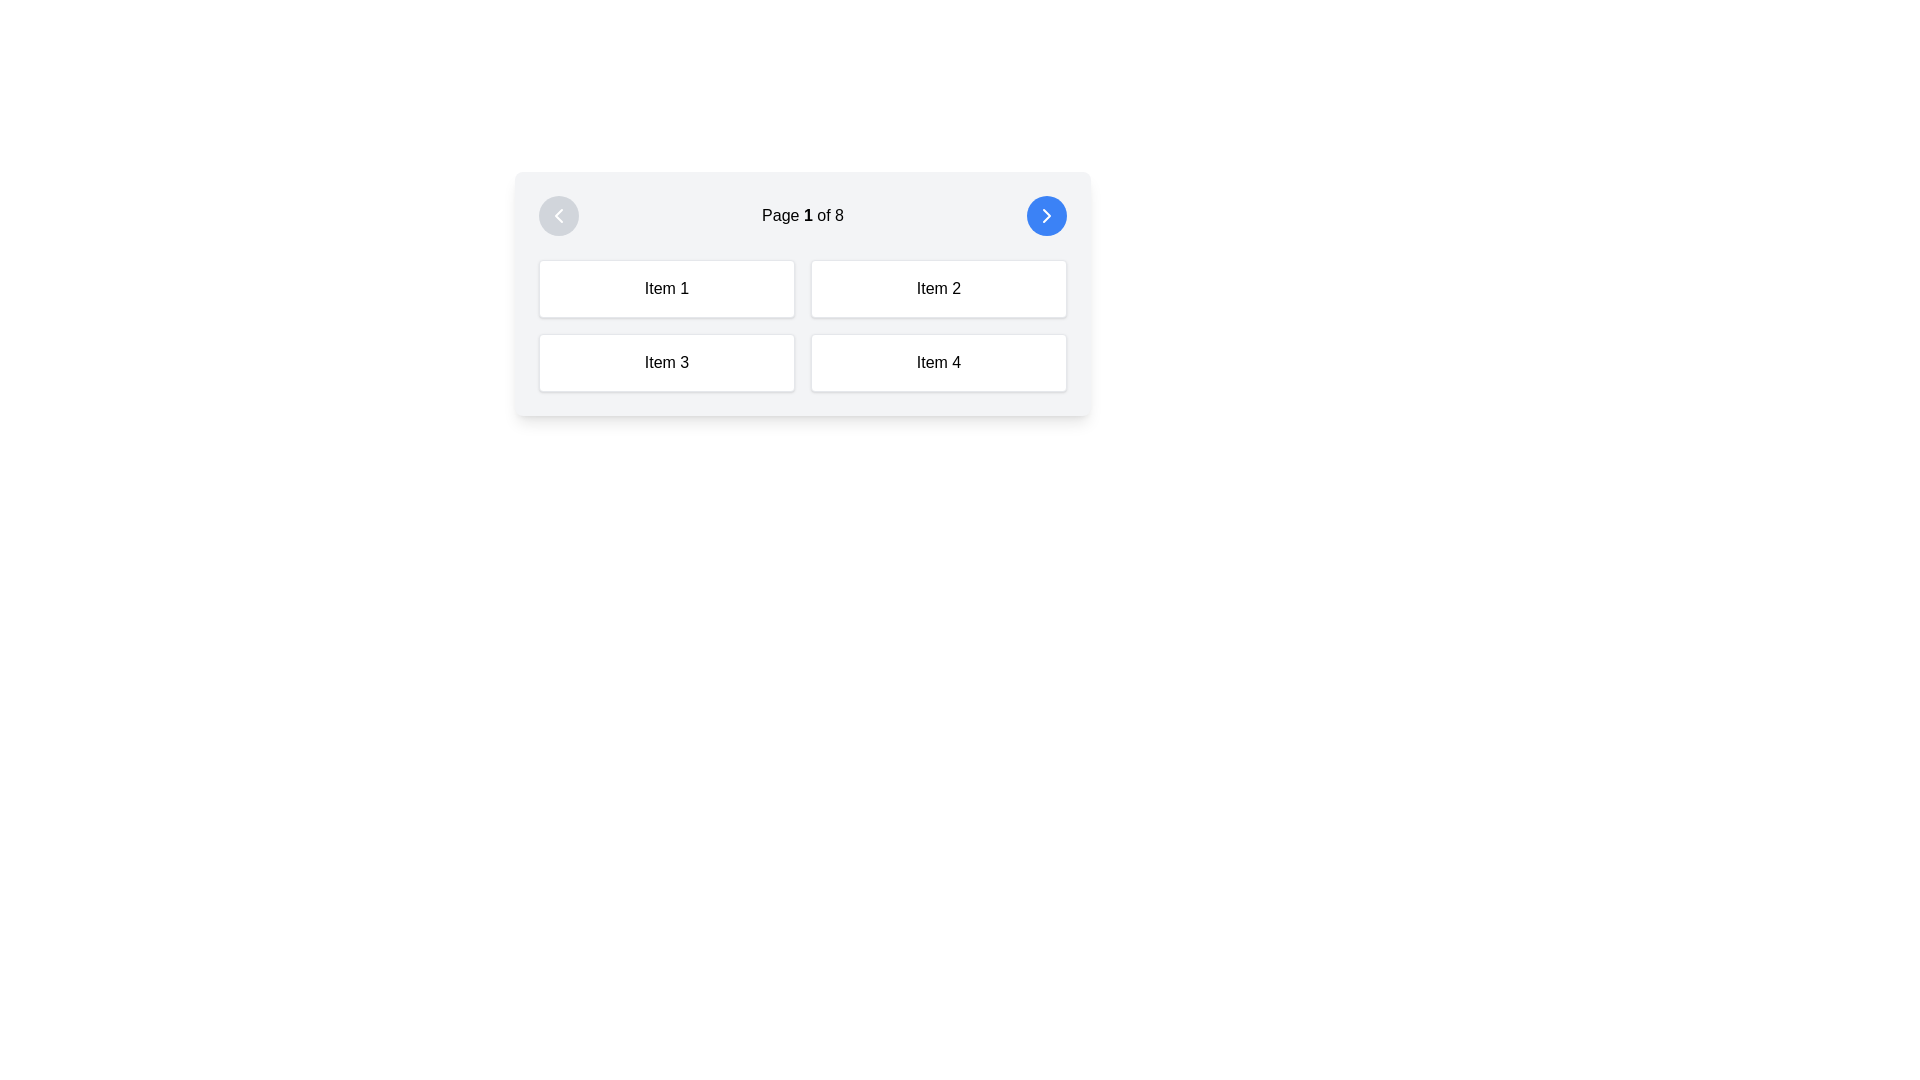 This screenshot has width=1920, height=1080. I want to click on the Text label displaying the current page number (1) and total pages (8) in the pagination control, so click(802, 216).